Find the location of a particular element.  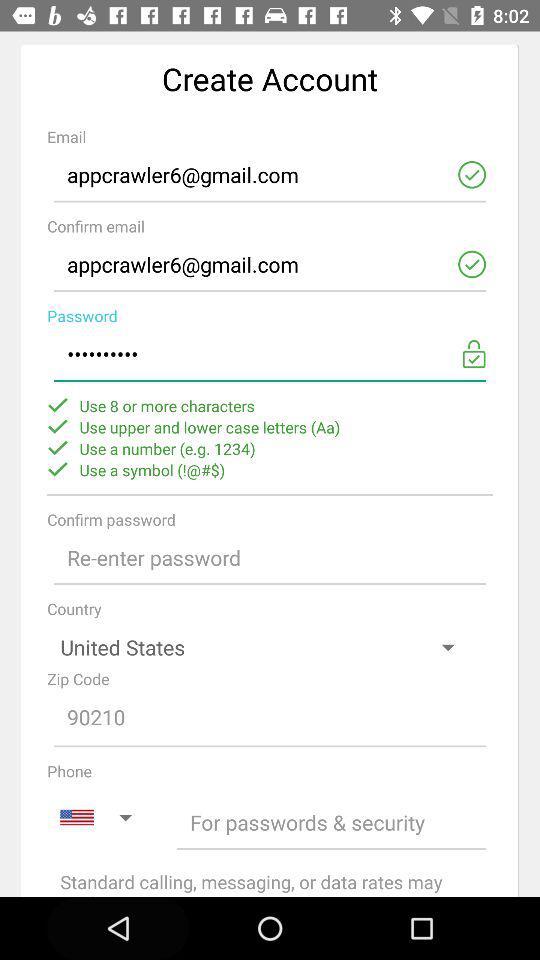

type phone number is located at coordinates (331, 822).